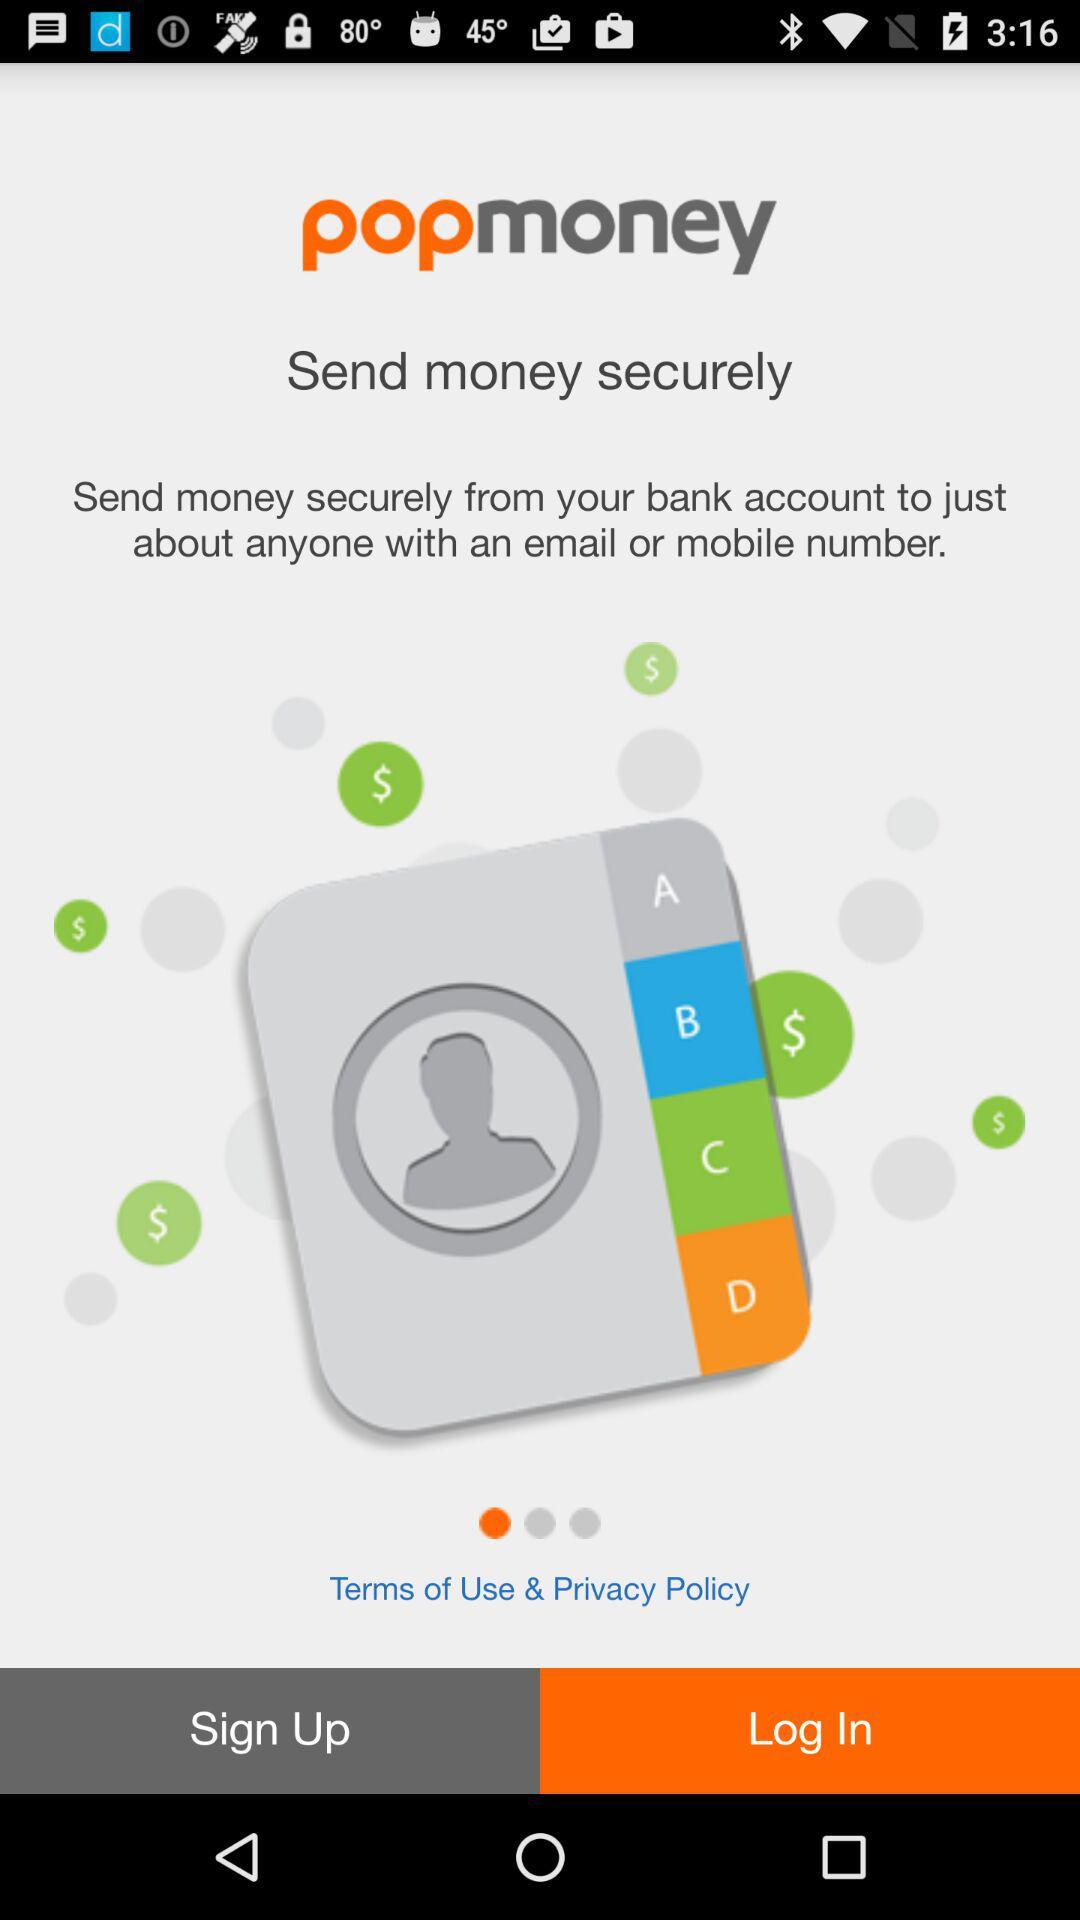  I want to click on item below the terms of use, so click(270, 1730).